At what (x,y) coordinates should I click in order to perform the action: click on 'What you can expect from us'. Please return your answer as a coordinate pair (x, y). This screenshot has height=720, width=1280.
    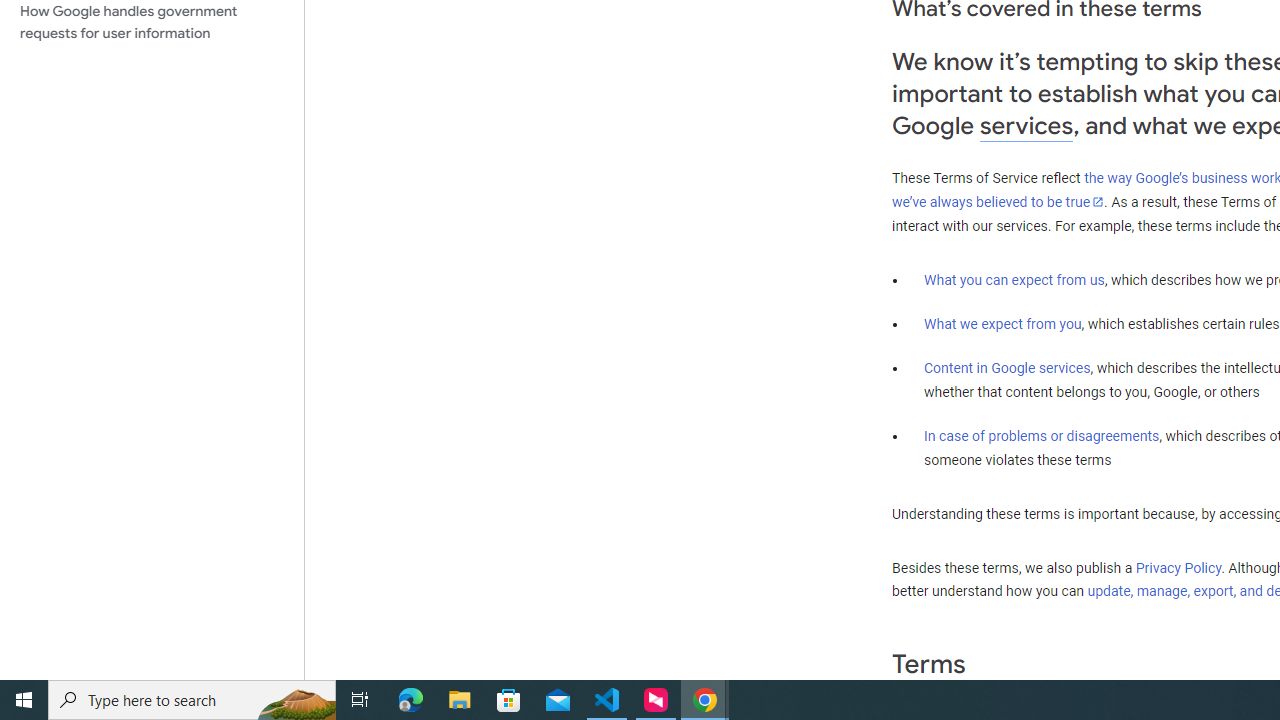
    Looking at the image, I should click on (1014, 279).